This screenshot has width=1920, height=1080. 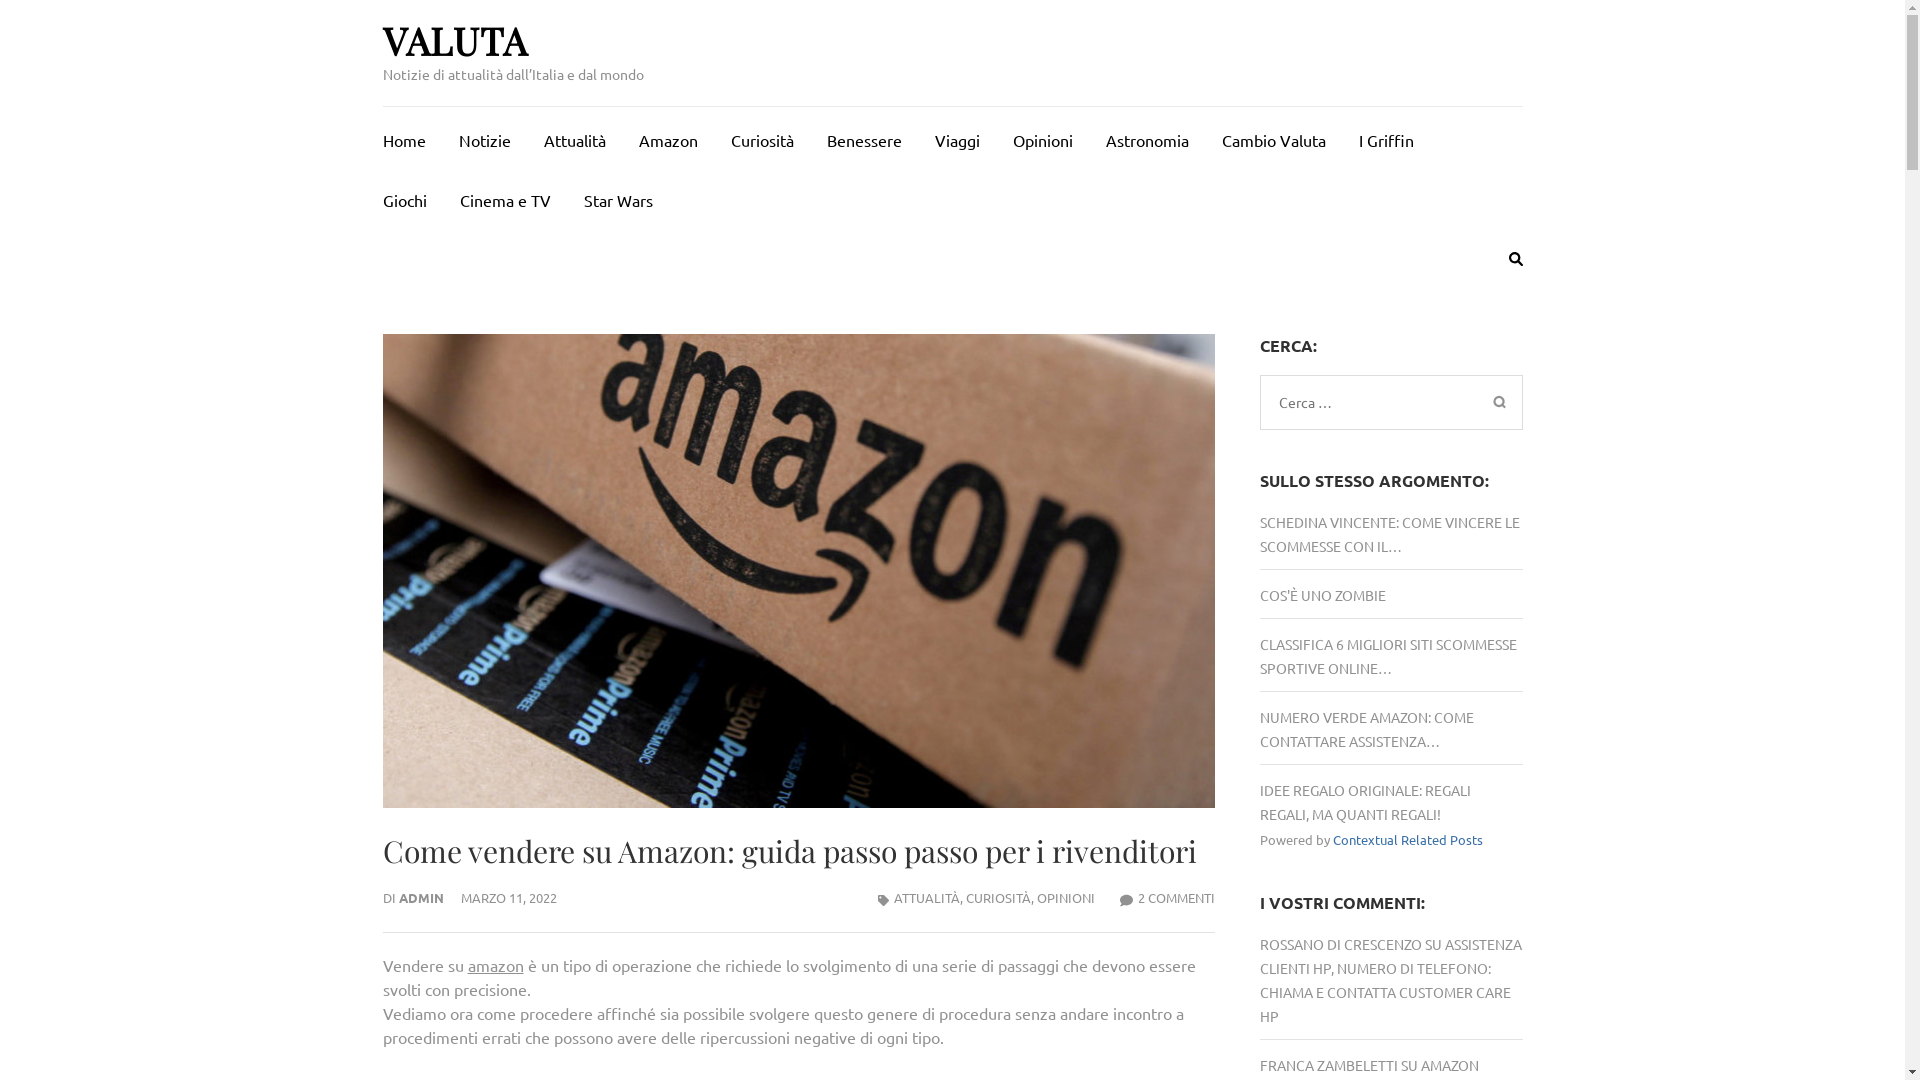 I want to click on 'Star Wars', so click(x=617, y=196).